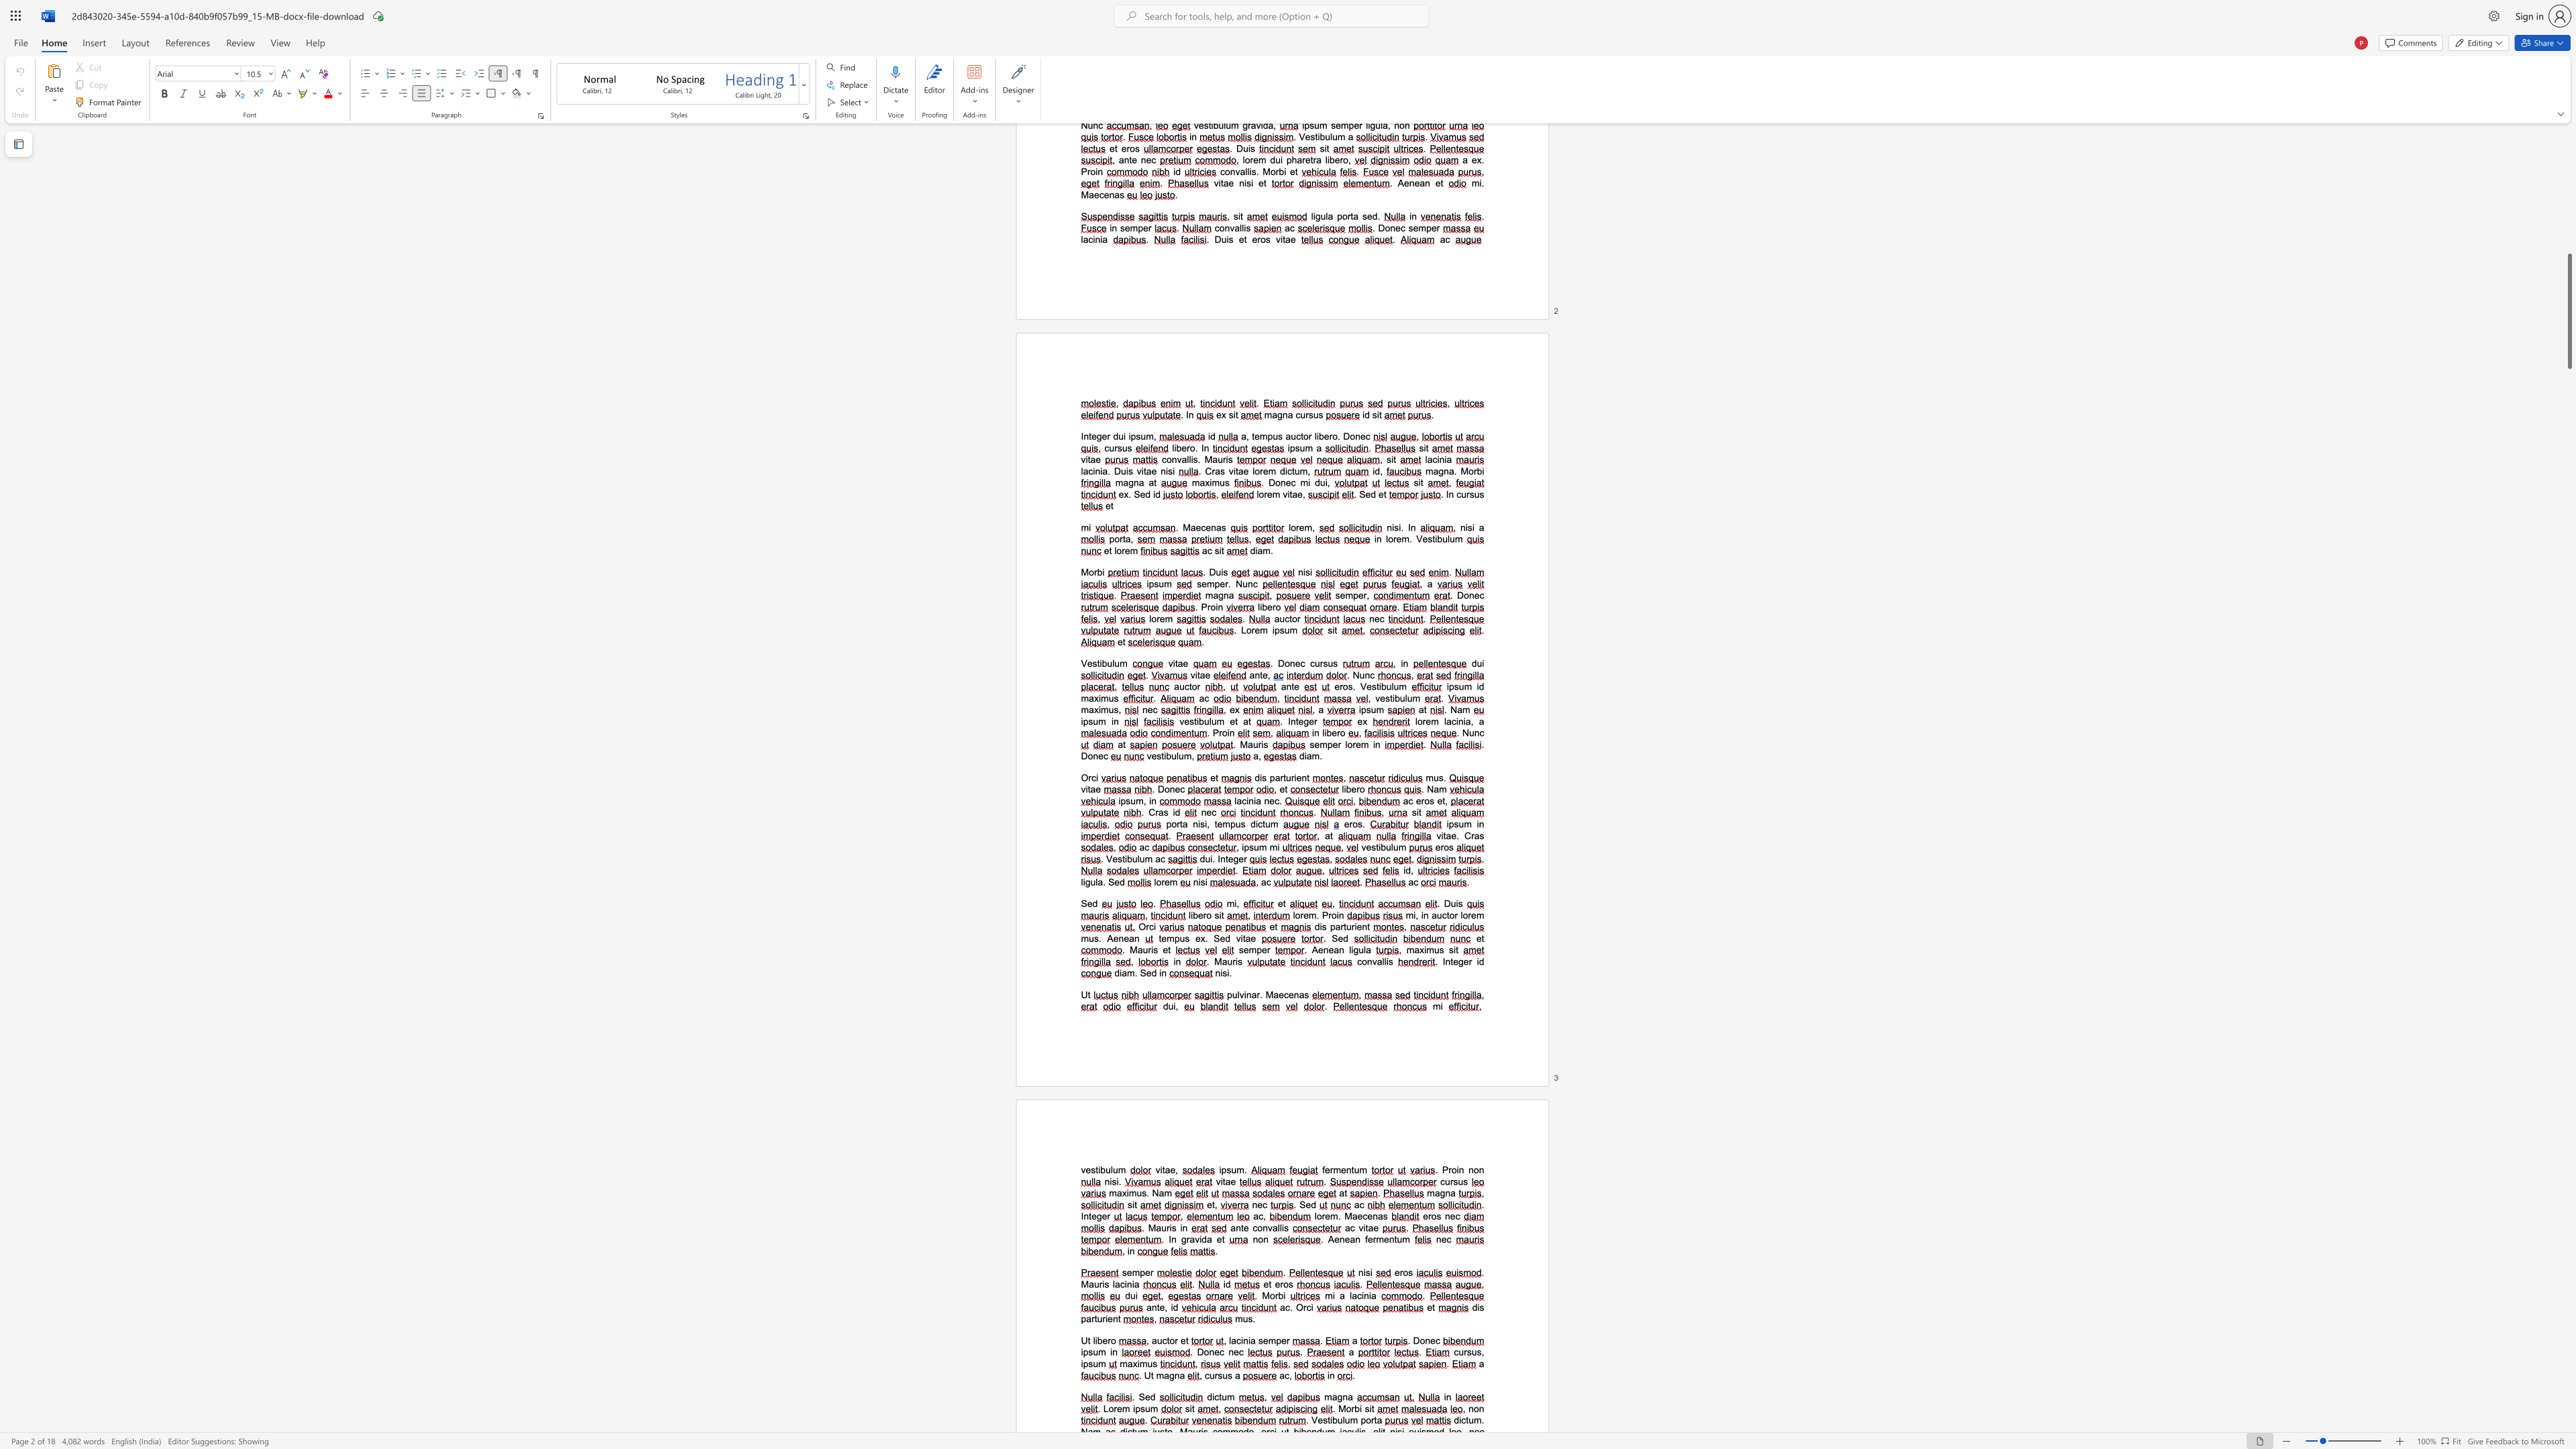 This screenshot has width=2576, height=1449. I want to click on the 1th character "t" in the text, so click(1167, 1340).